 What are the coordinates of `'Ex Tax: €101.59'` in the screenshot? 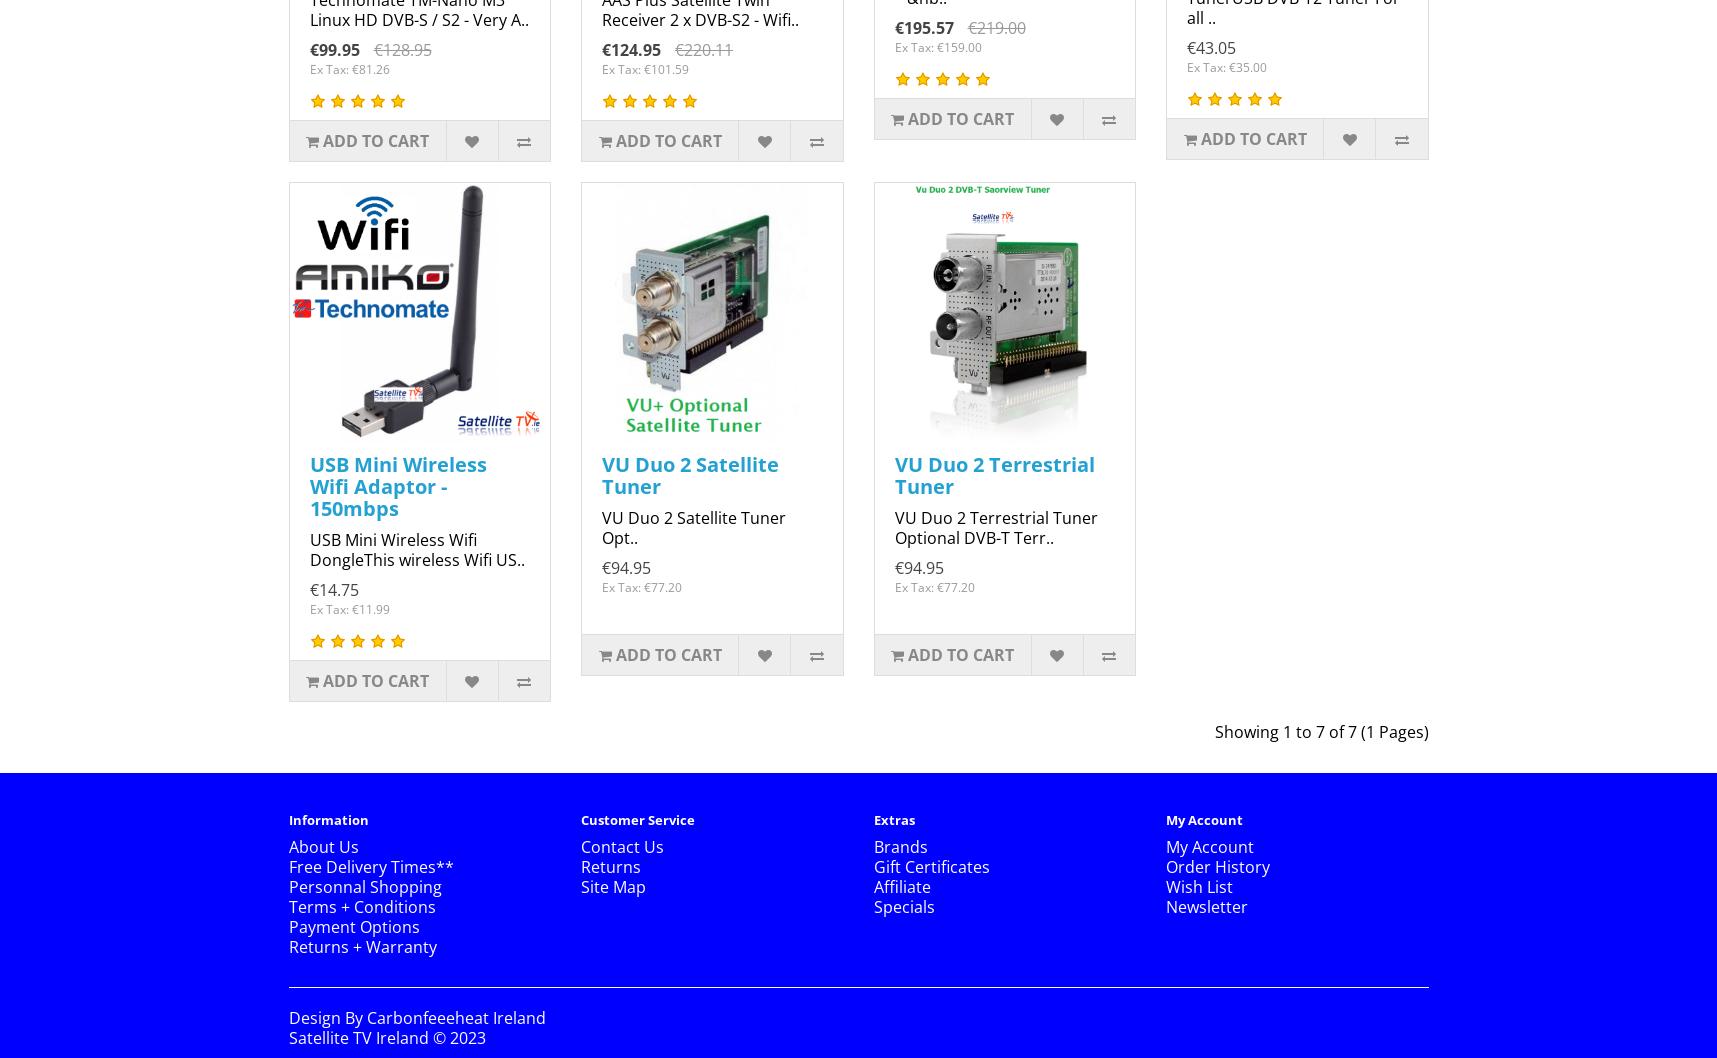 It's located at (644, 69).